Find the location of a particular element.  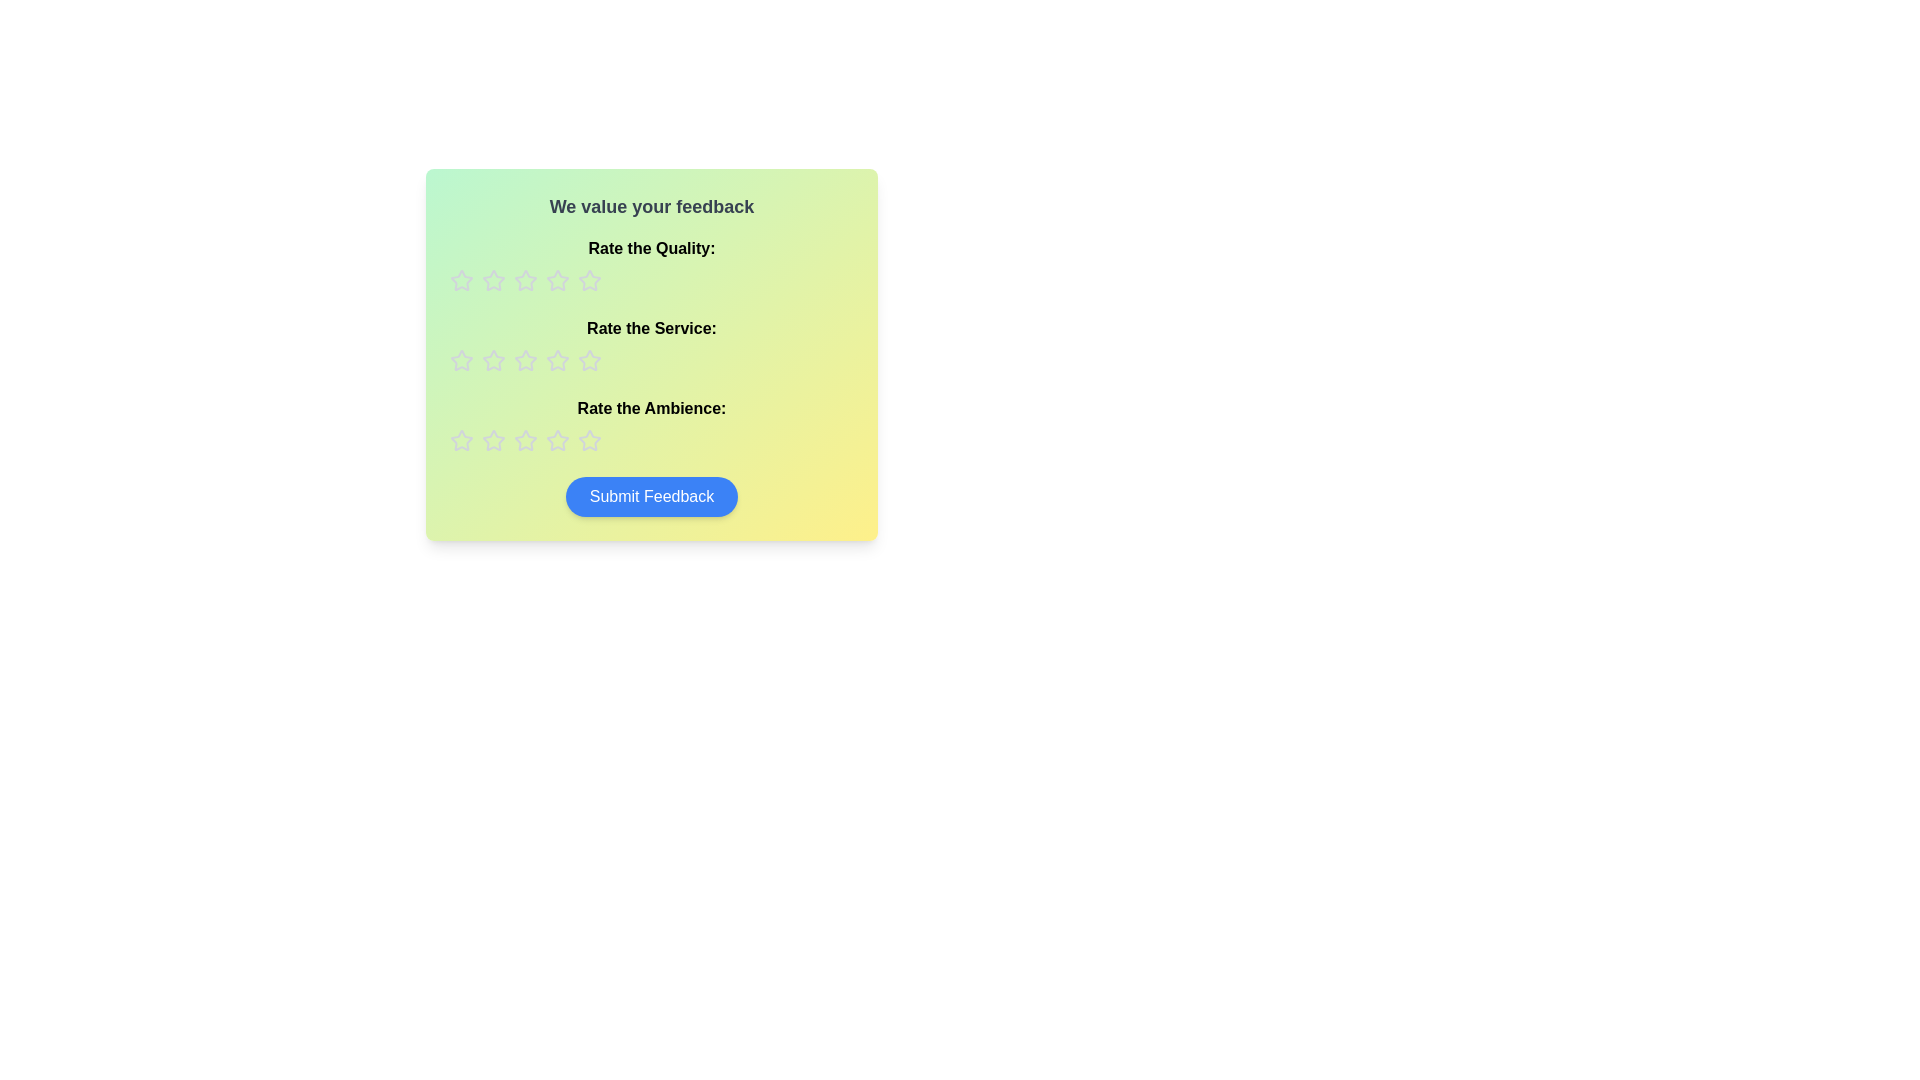

the first star icon in the 'Rate the Ambience' rating row for rearrangement is located at coordinates (460, 439).